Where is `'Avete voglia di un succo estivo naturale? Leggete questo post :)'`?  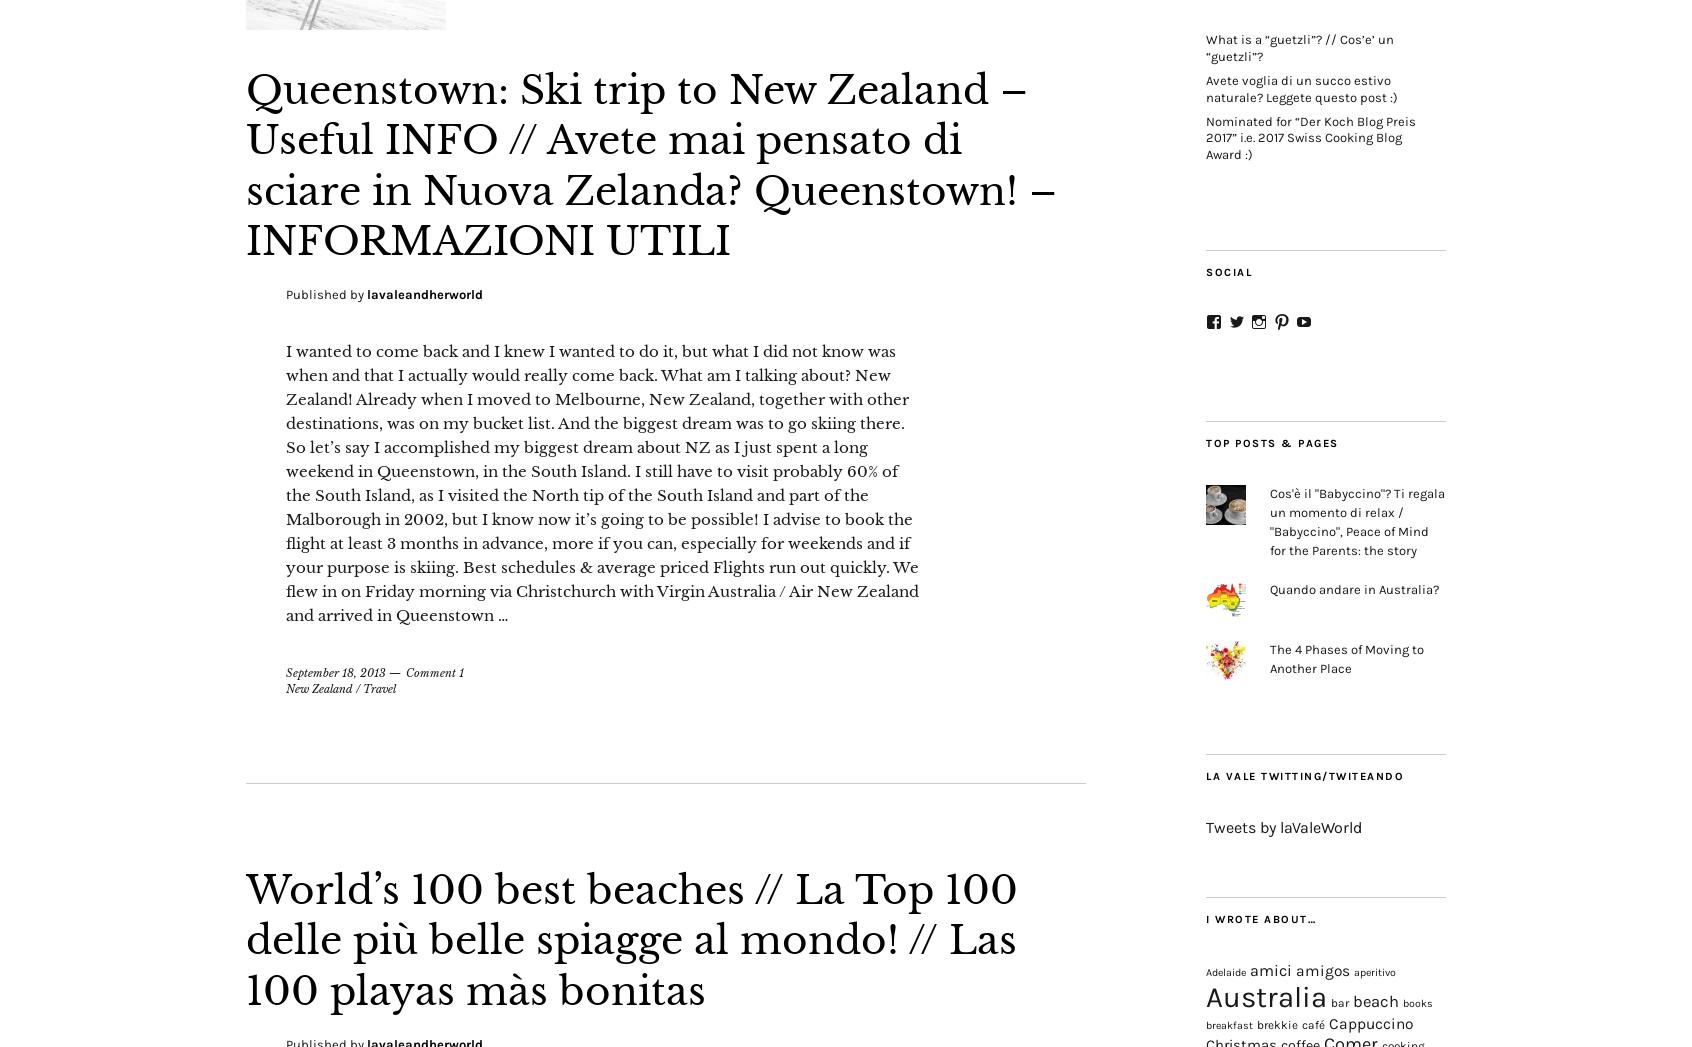 'Avete voglia di un succo estivo naturale? Leggete questo post :)' is located at coordinates (1300, 87).